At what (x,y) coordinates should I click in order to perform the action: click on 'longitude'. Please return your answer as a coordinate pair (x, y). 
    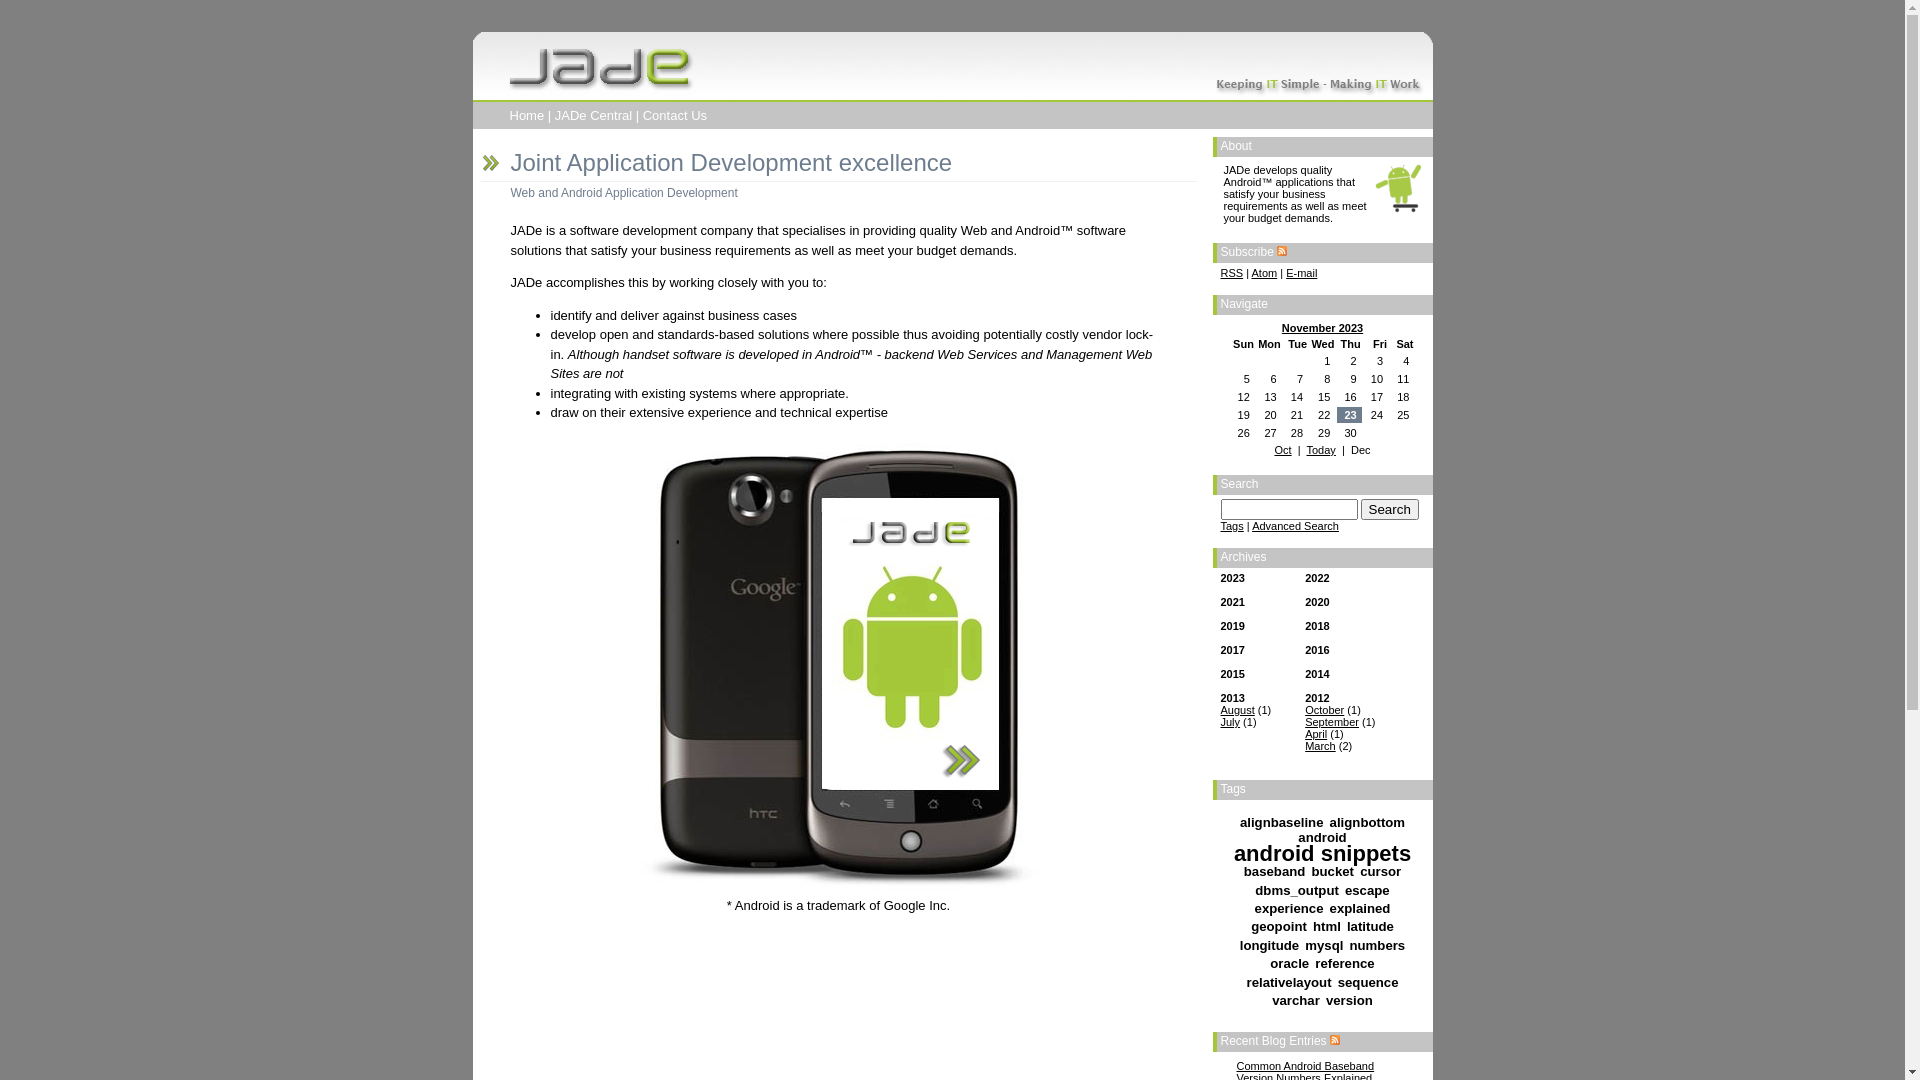
    Looking at the image, I should click on (1268, 945).